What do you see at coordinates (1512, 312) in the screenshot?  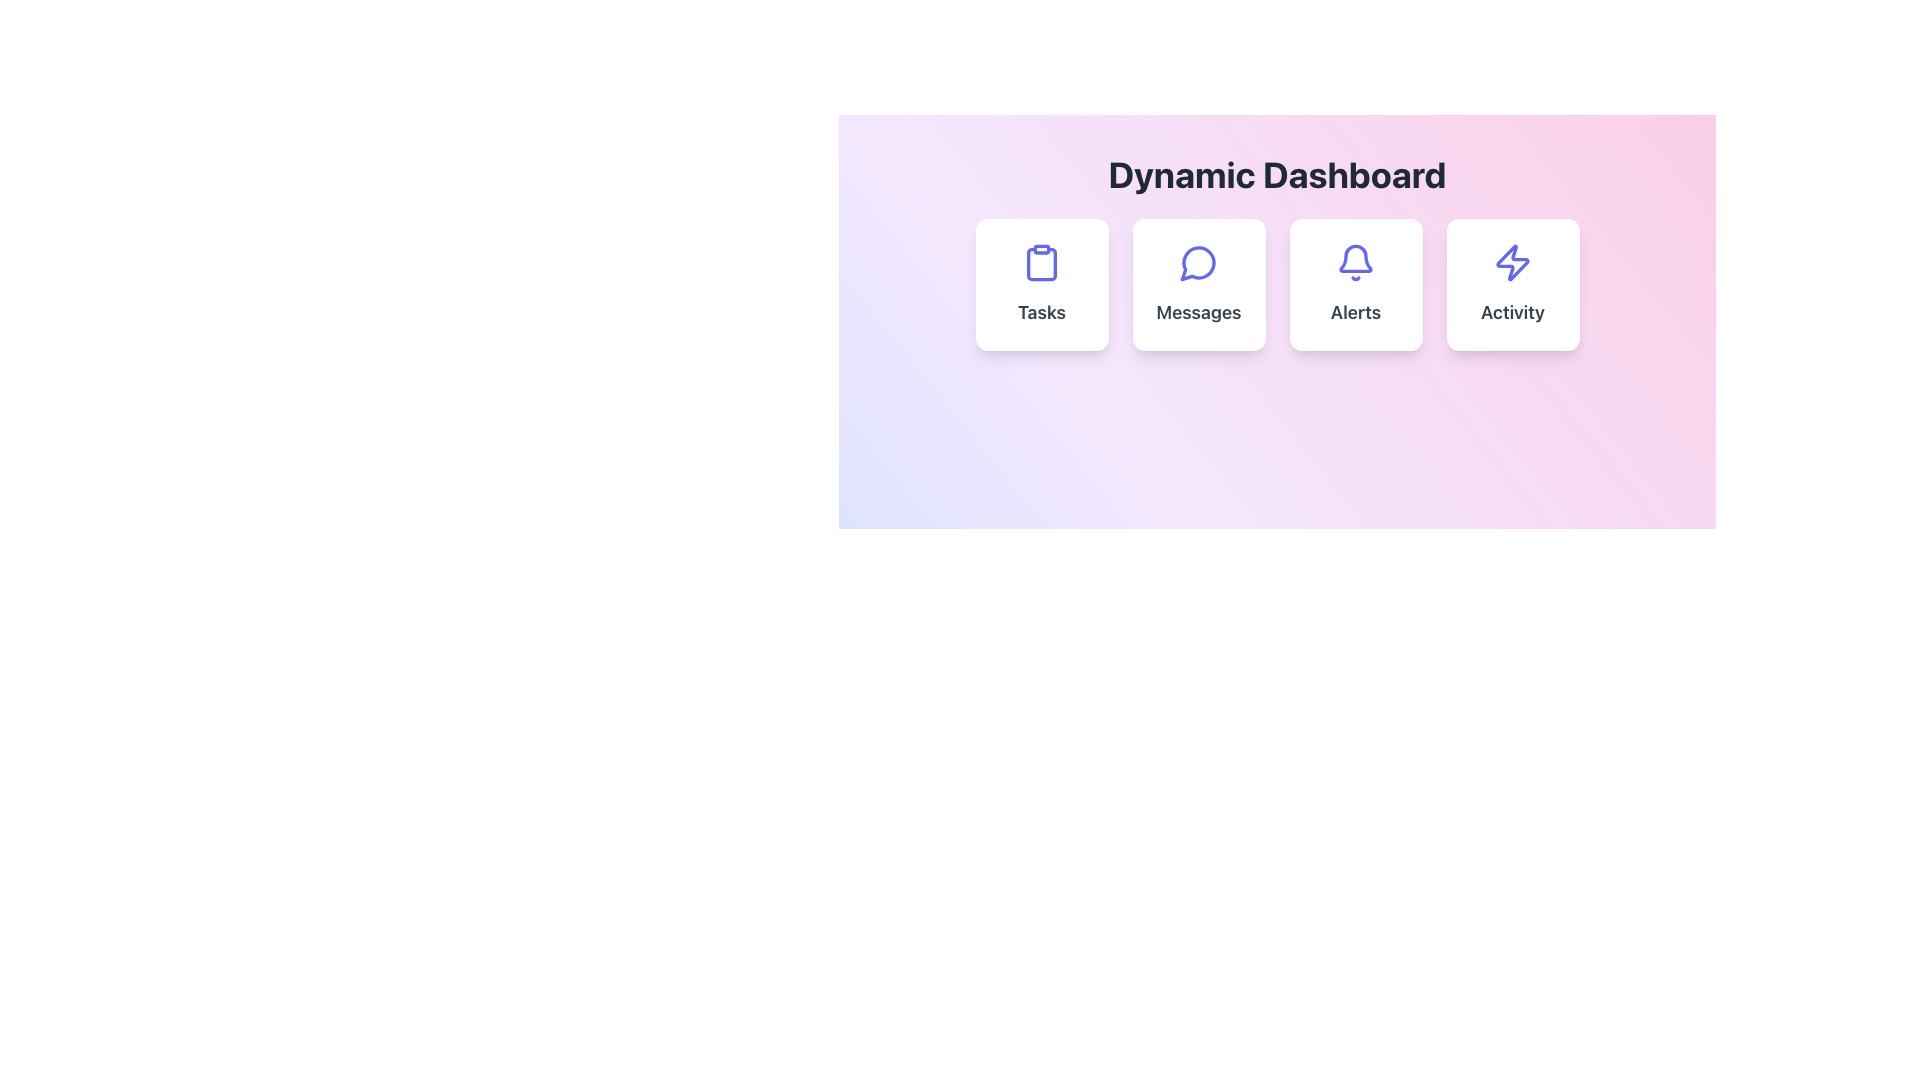 I see `text content of the text label displaying 'Activity' in bold, located at the bottom center of its card on the far right side of a group of four cards` at bounding box center [1512, 312].